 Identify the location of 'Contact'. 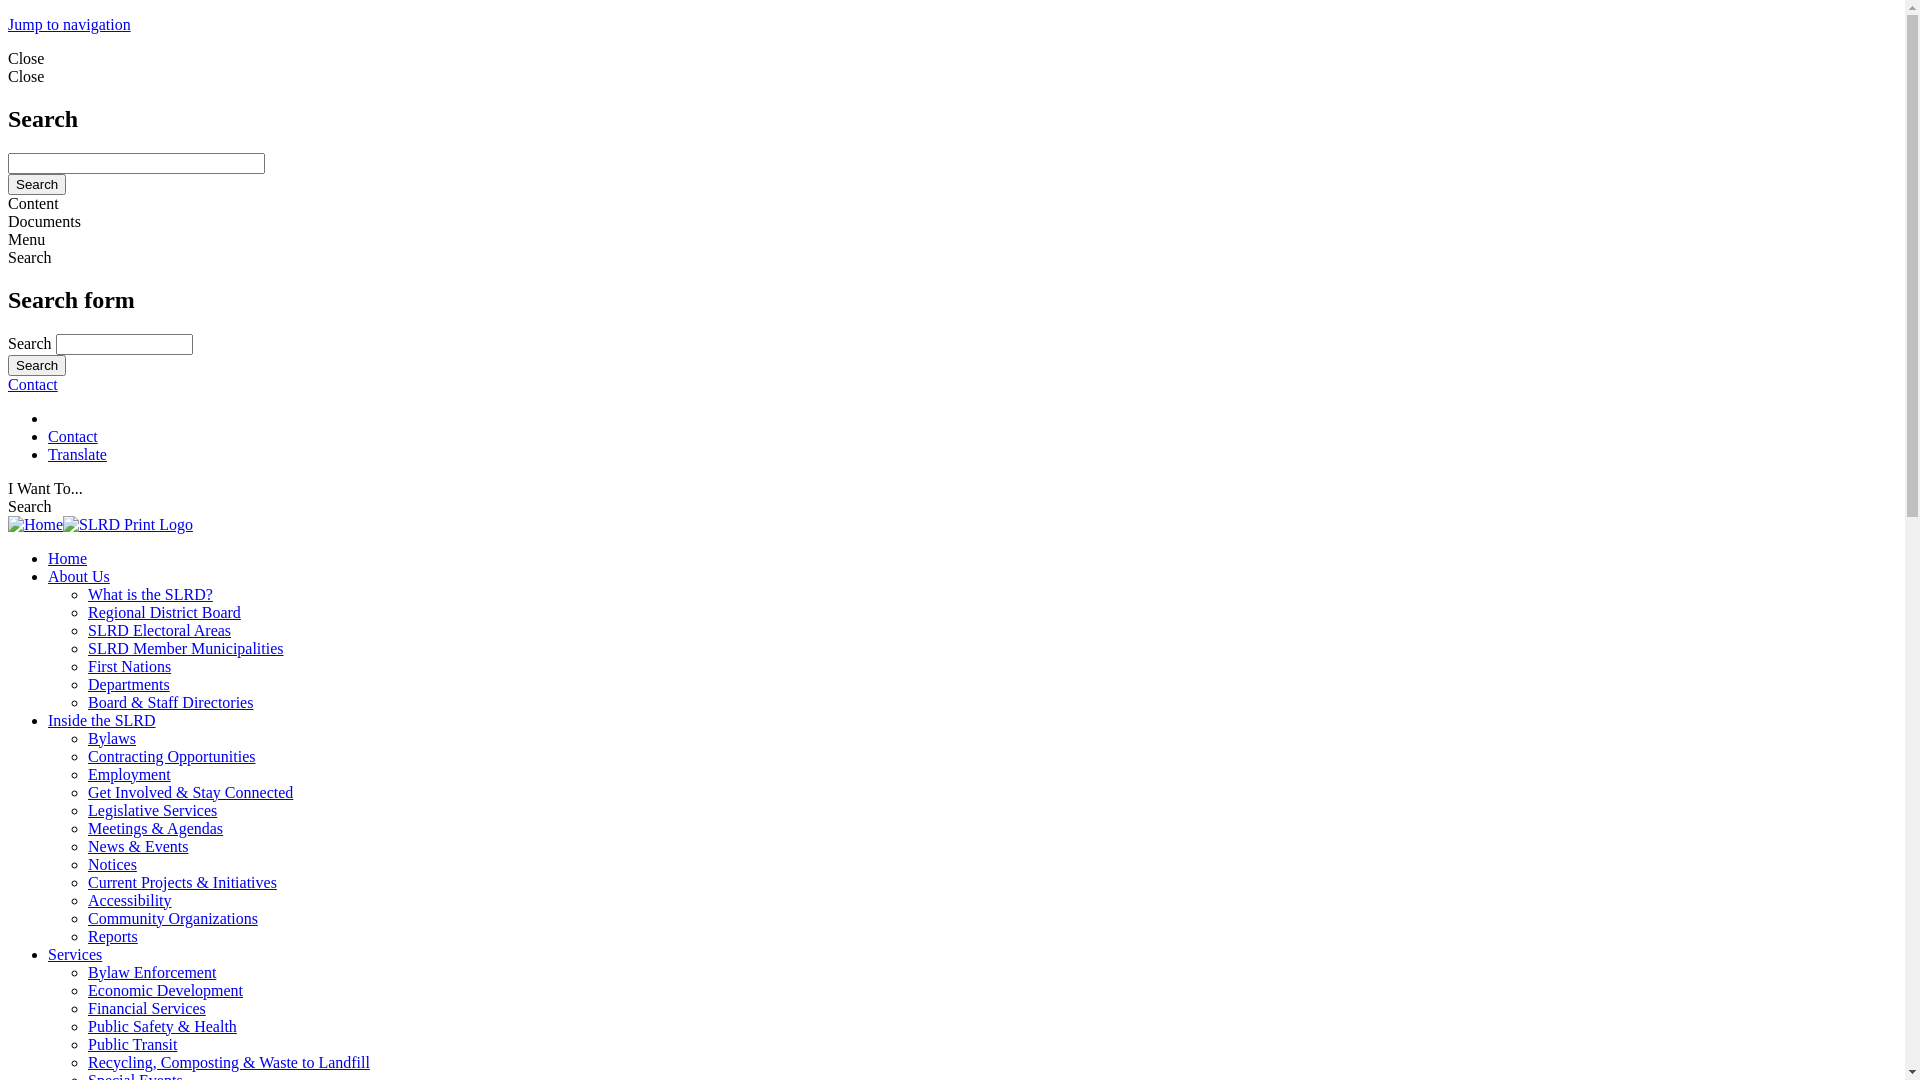
(33, 384).